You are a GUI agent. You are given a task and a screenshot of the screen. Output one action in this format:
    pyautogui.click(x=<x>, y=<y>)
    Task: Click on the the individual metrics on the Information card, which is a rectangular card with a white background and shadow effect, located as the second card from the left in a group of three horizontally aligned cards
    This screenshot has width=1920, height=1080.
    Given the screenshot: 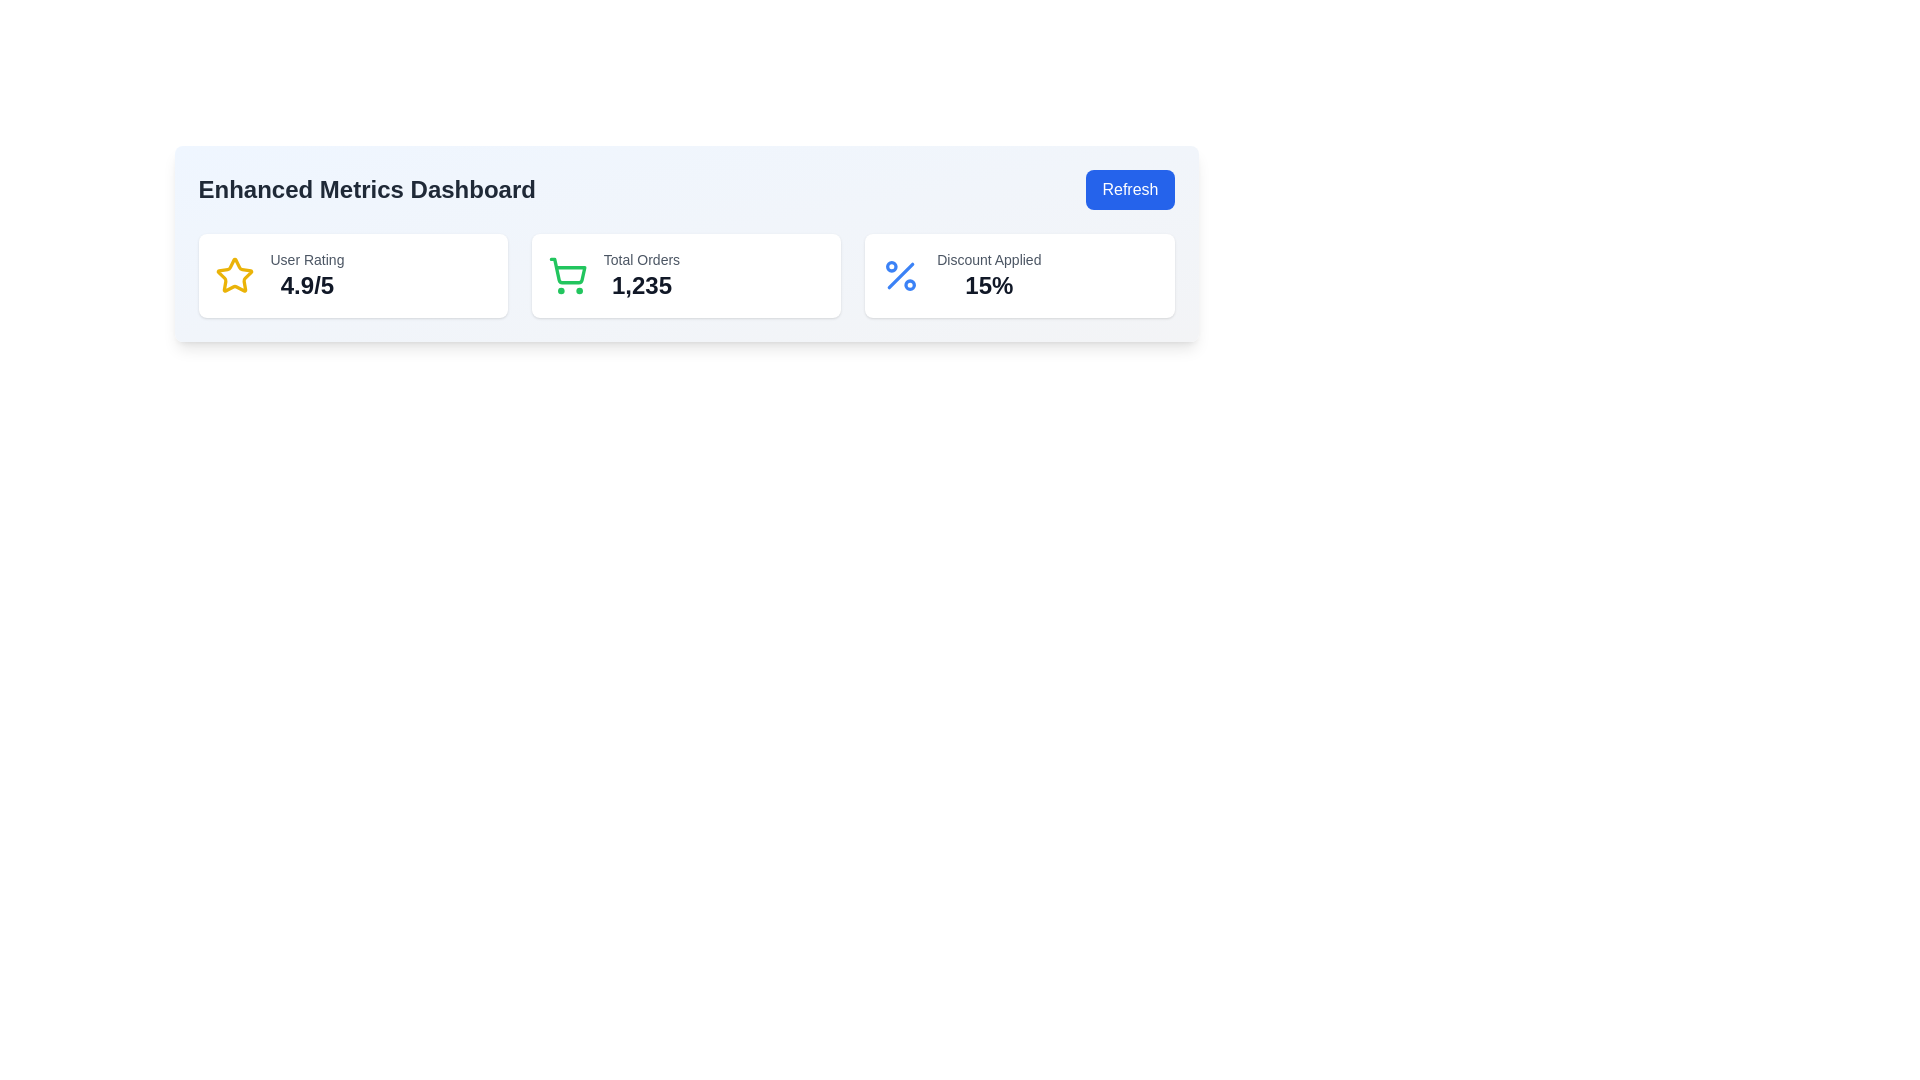 What is the action you would take?
    pyautogui.click(x=686, y=276)
    